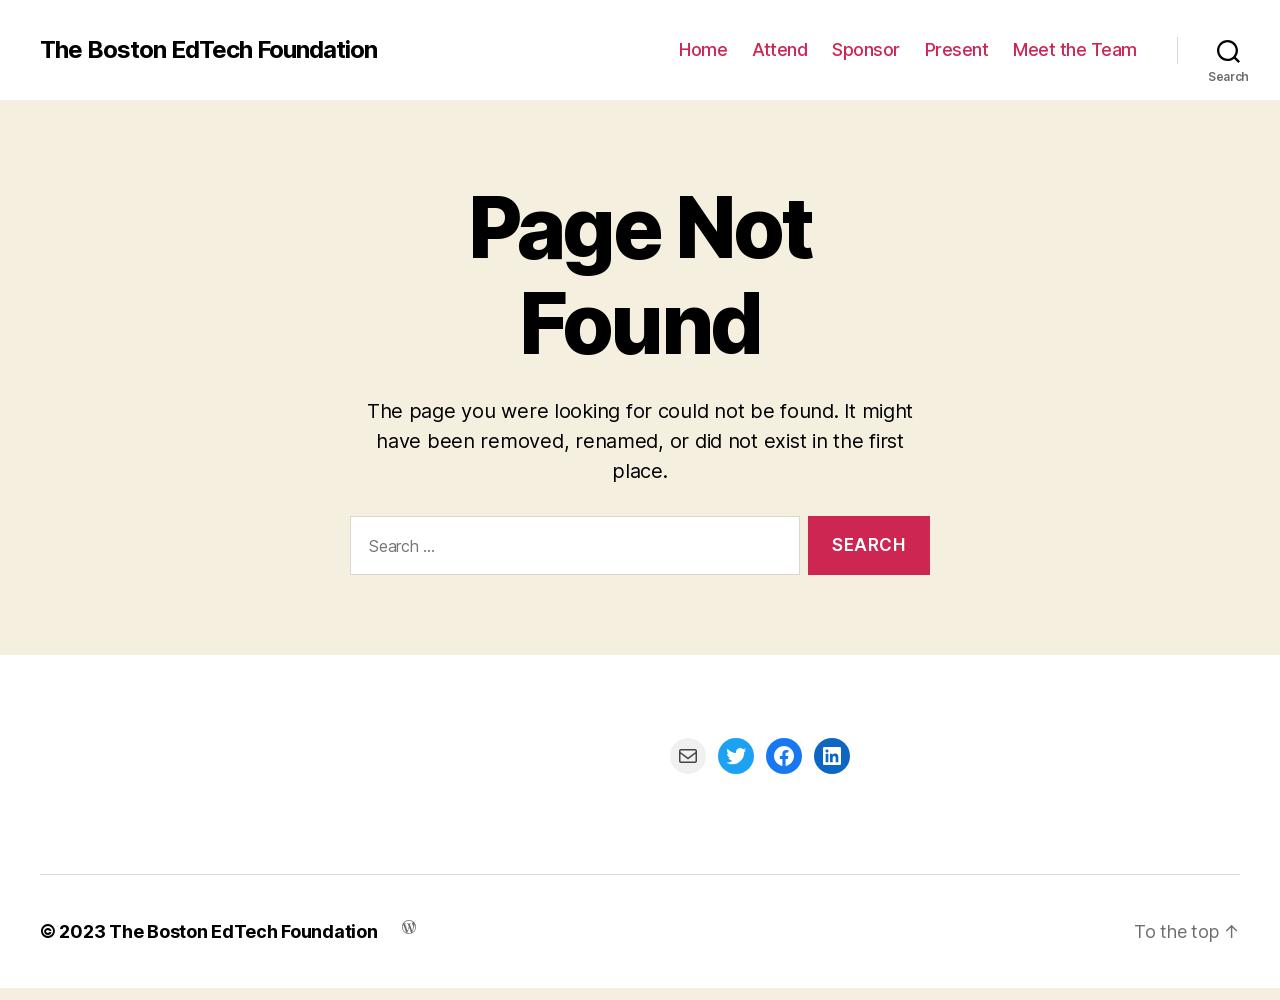 This screenshot has height=1000, width=1280. I want to click on 'The page you were looking for could not be found. It might have been removed, renamed, or did not exist in the first place.', so click(365, 440).